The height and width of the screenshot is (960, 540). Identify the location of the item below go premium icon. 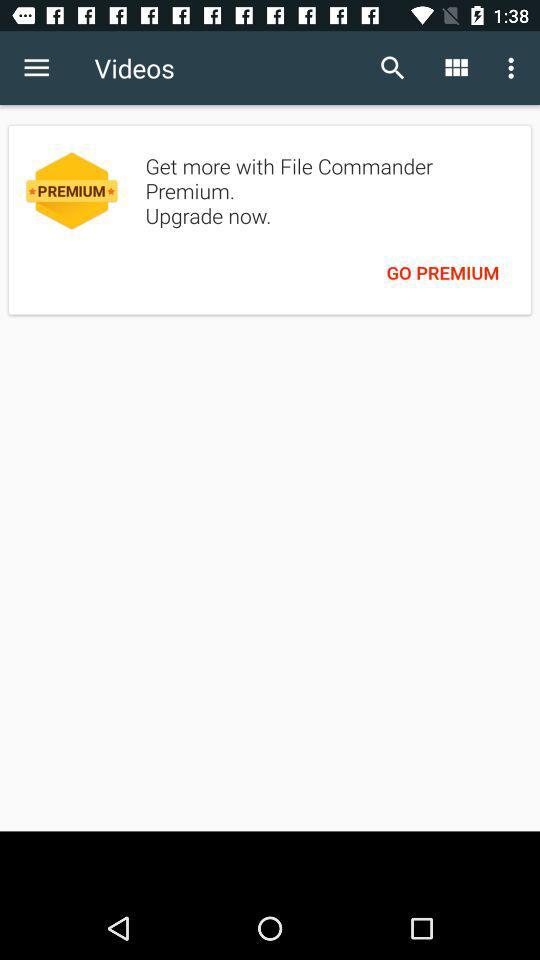
(270, 863).